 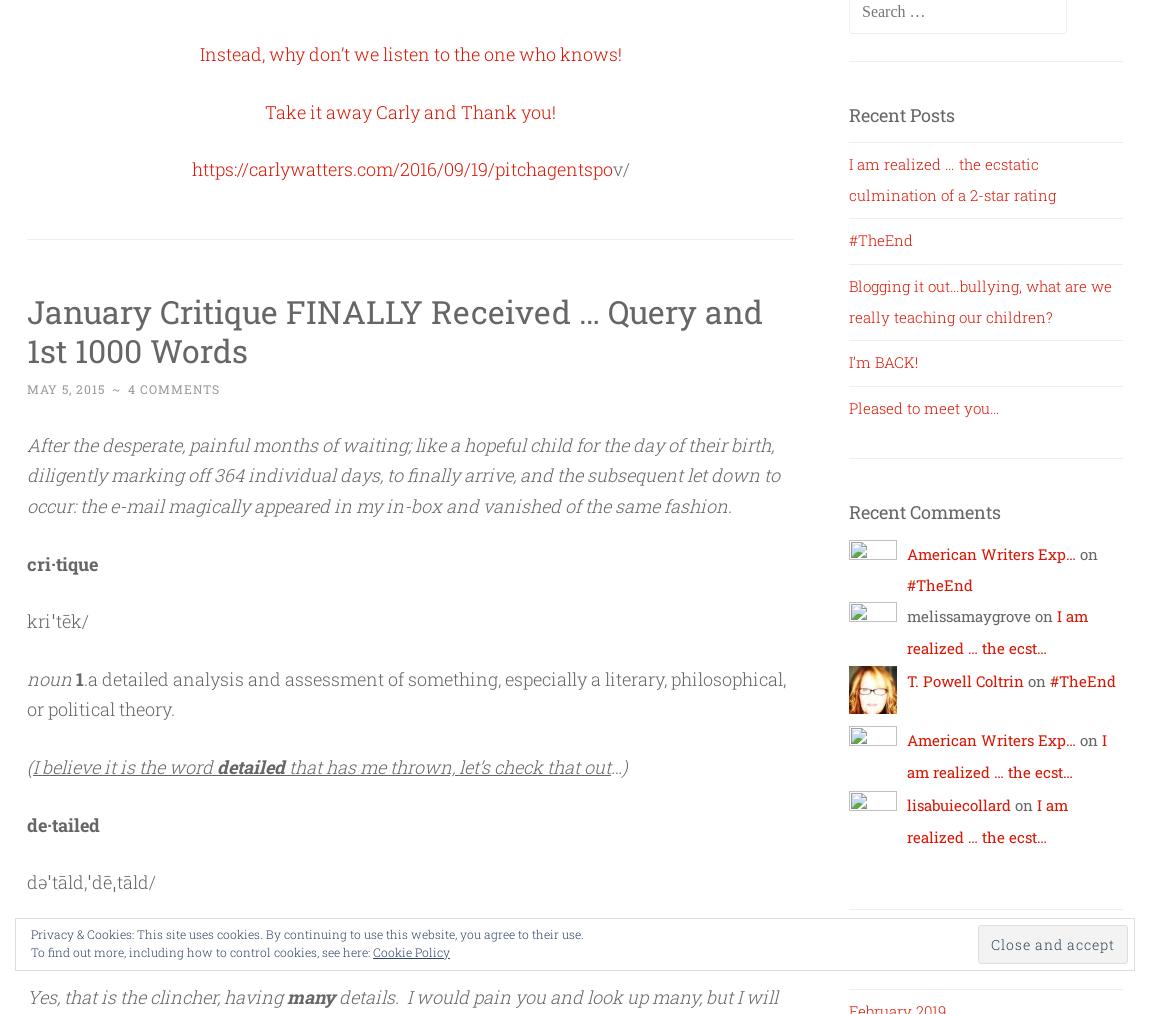 What do you see at coordinates (61, 561) in the screenshot?
I see `'cri·tique'` at bounding box center [61, 561].